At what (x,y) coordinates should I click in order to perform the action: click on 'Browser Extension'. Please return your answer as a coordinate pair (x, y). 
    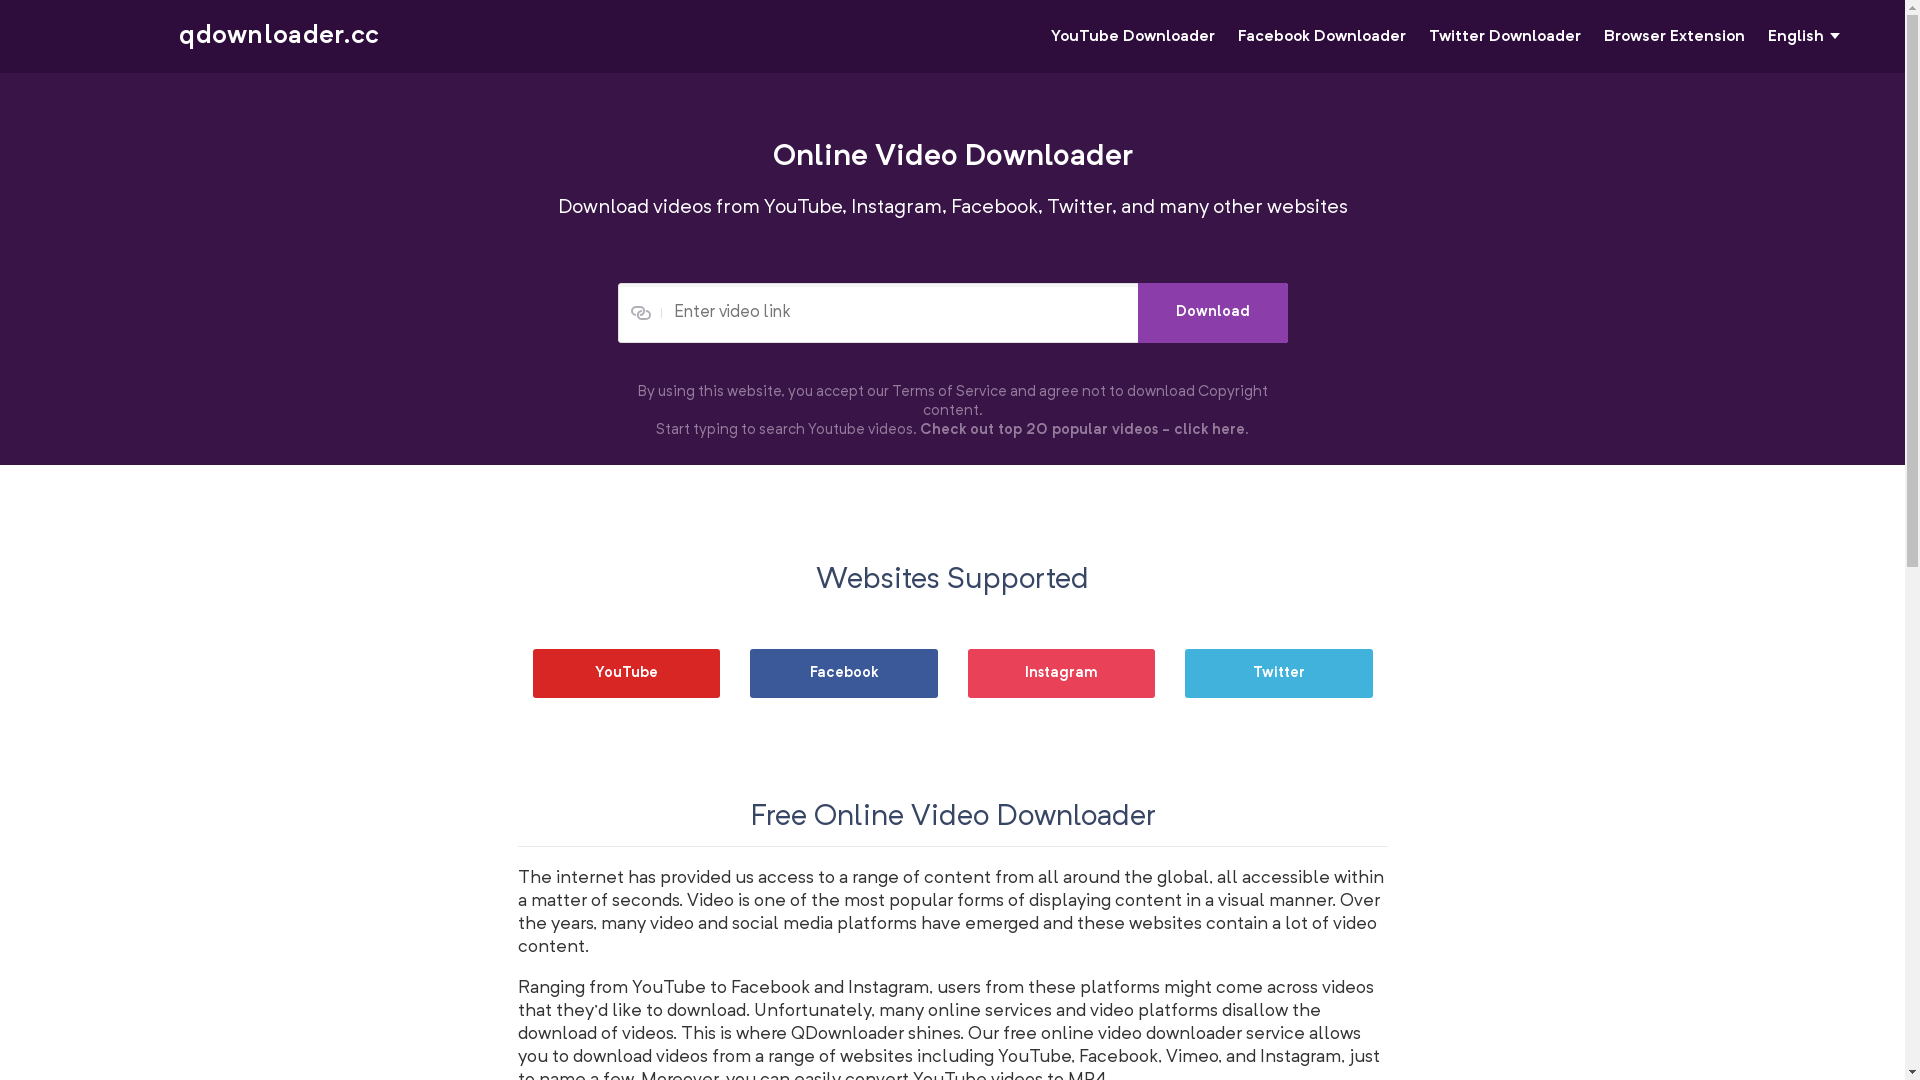
    Looking at the image, I should click on (1674, 37).